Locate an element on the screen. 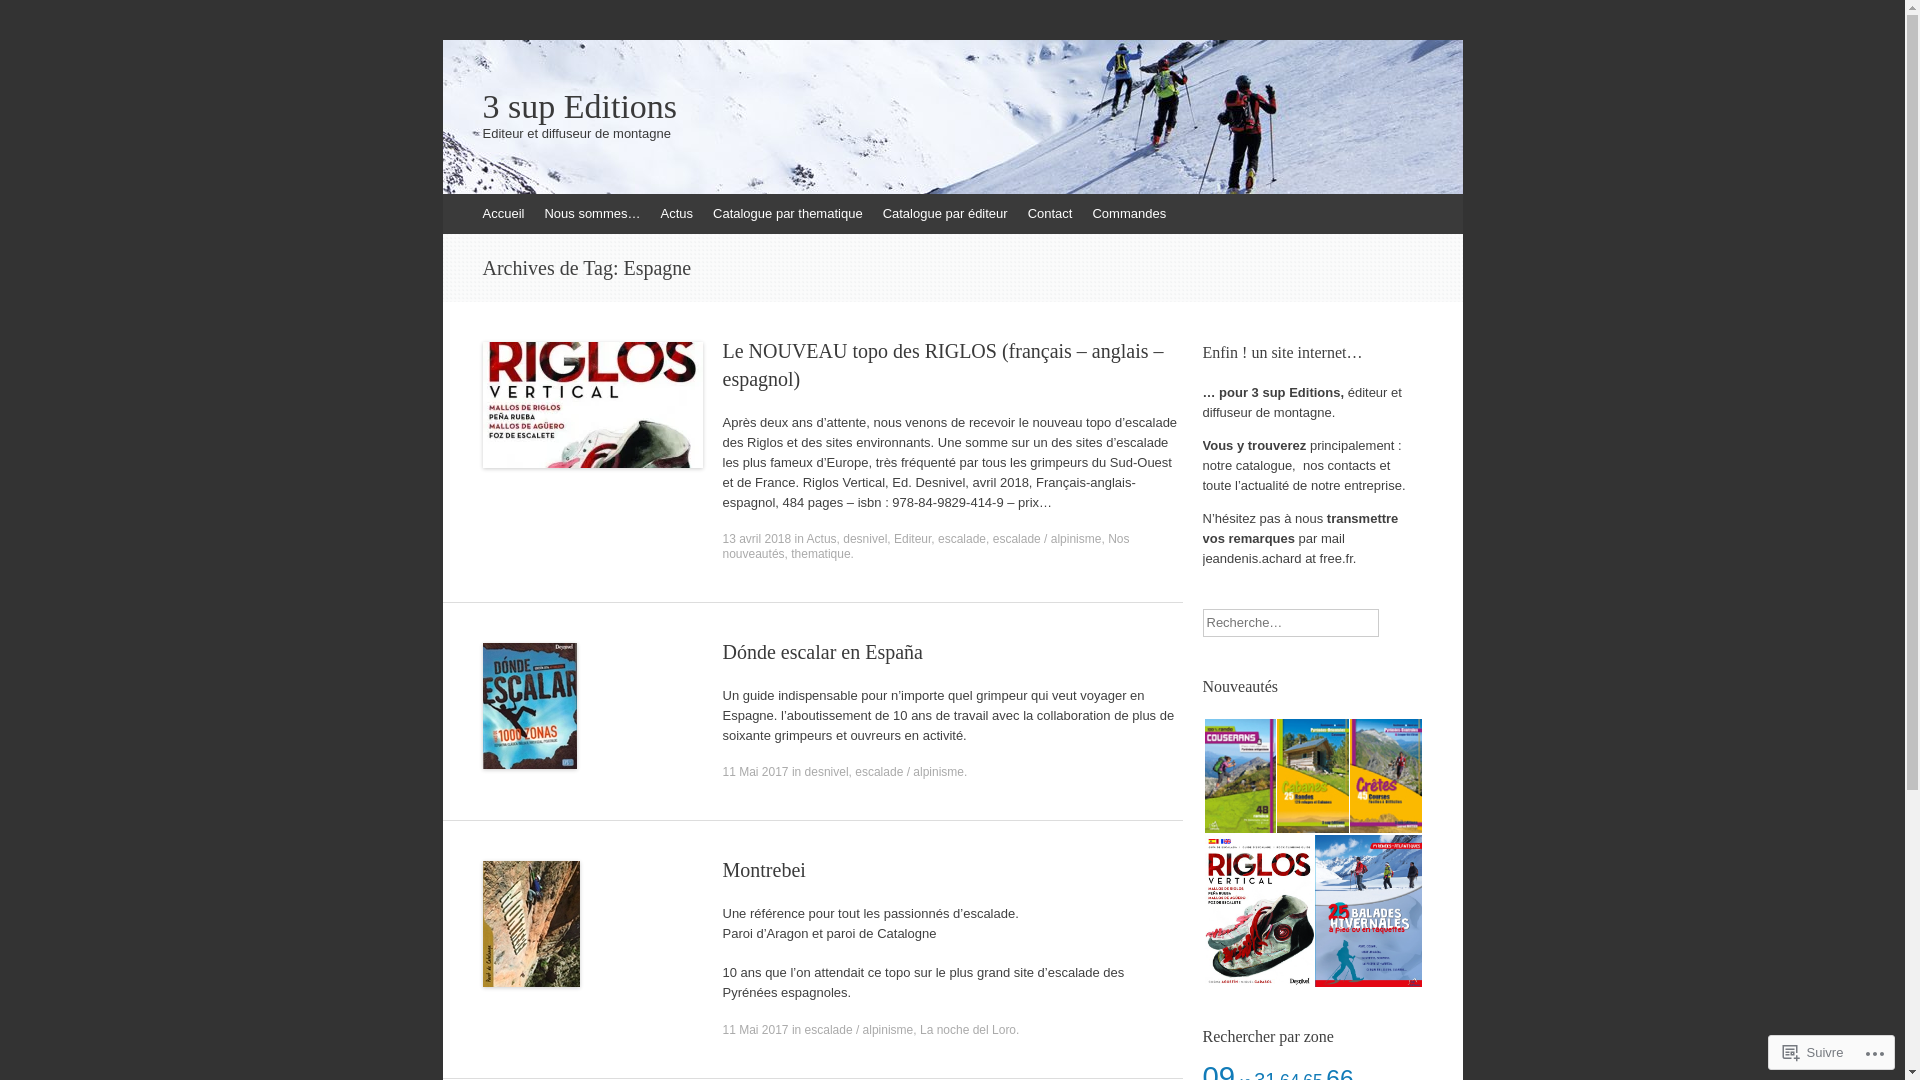  'escalade / alpinisme' is located at coordinates (1046, 538).